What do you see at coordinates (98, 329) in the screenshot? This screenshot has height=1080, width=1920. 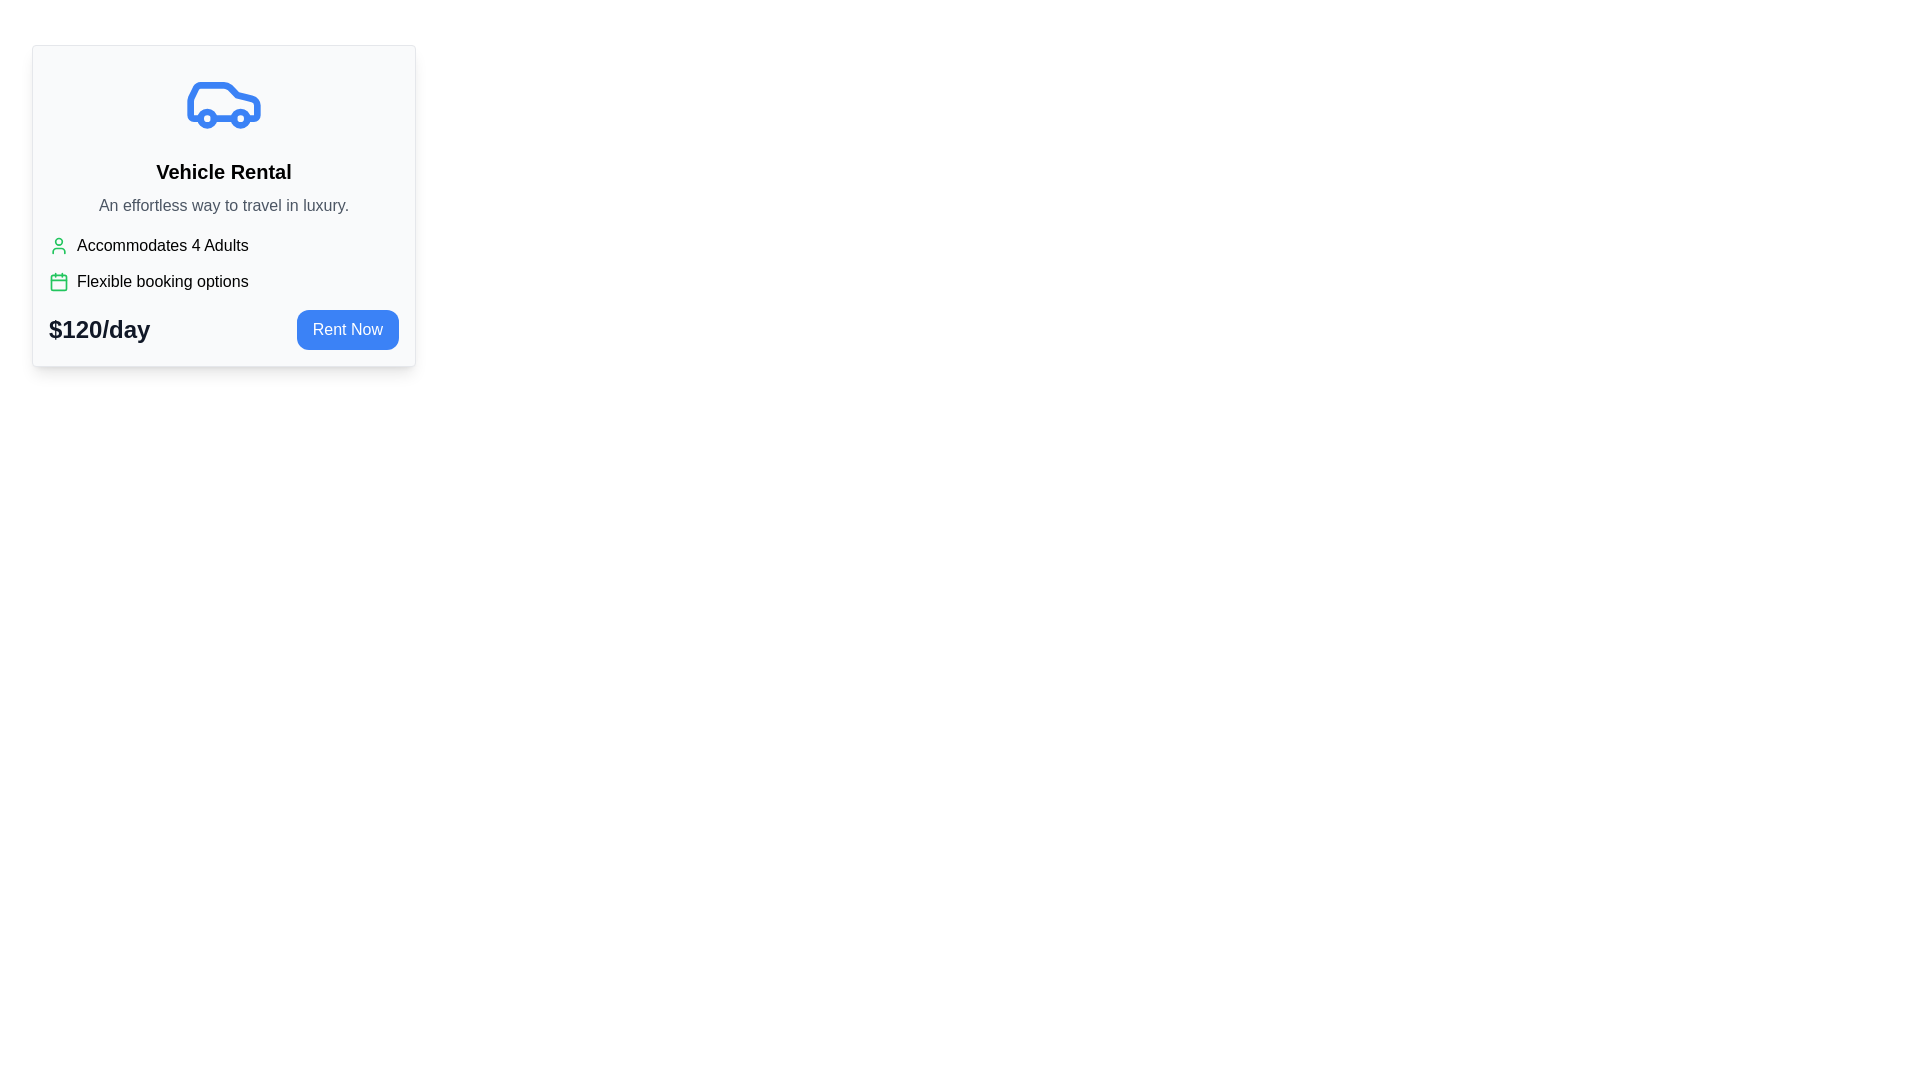 I see `the static text label displaying the price '$120/day' in large, bold, gray font, located at the lower-left corner of the card layout` at bounding box center [98, 329].